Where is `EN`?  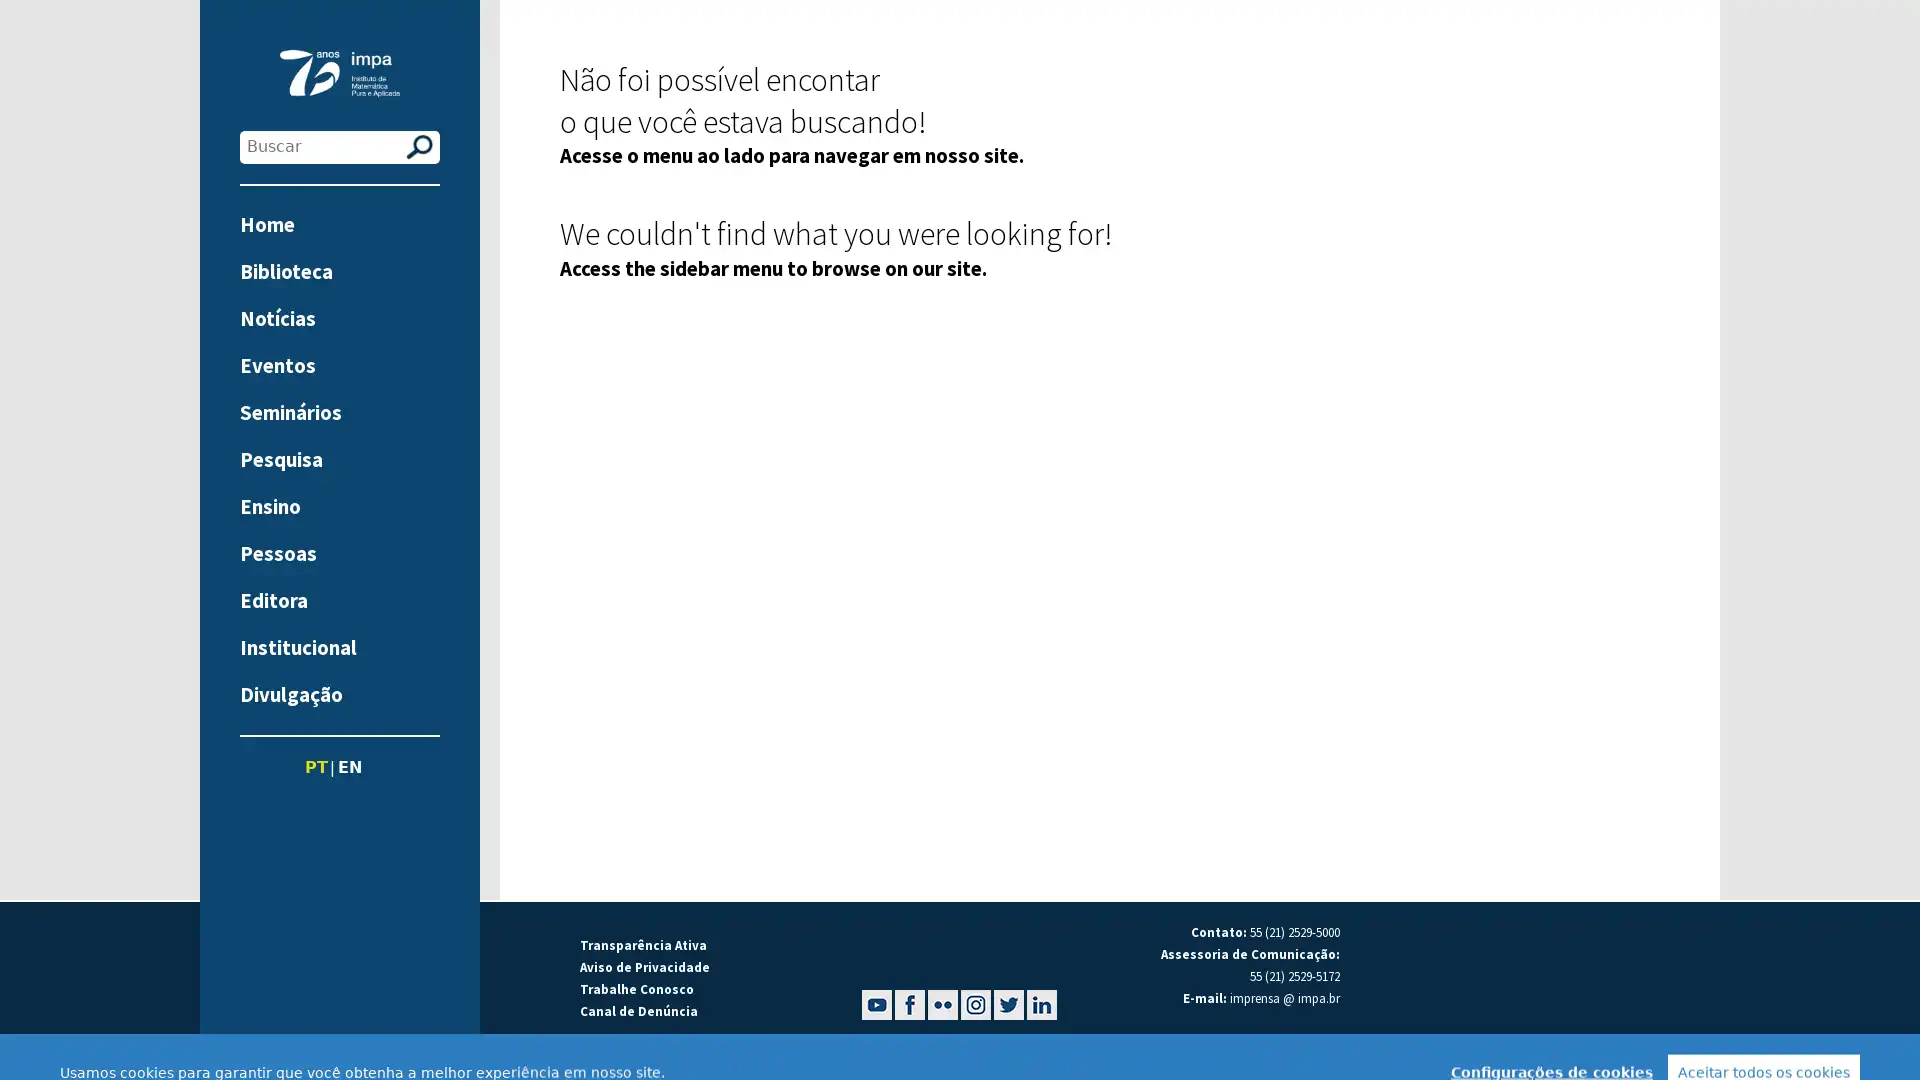
EN is located at coordinates (349, 766).